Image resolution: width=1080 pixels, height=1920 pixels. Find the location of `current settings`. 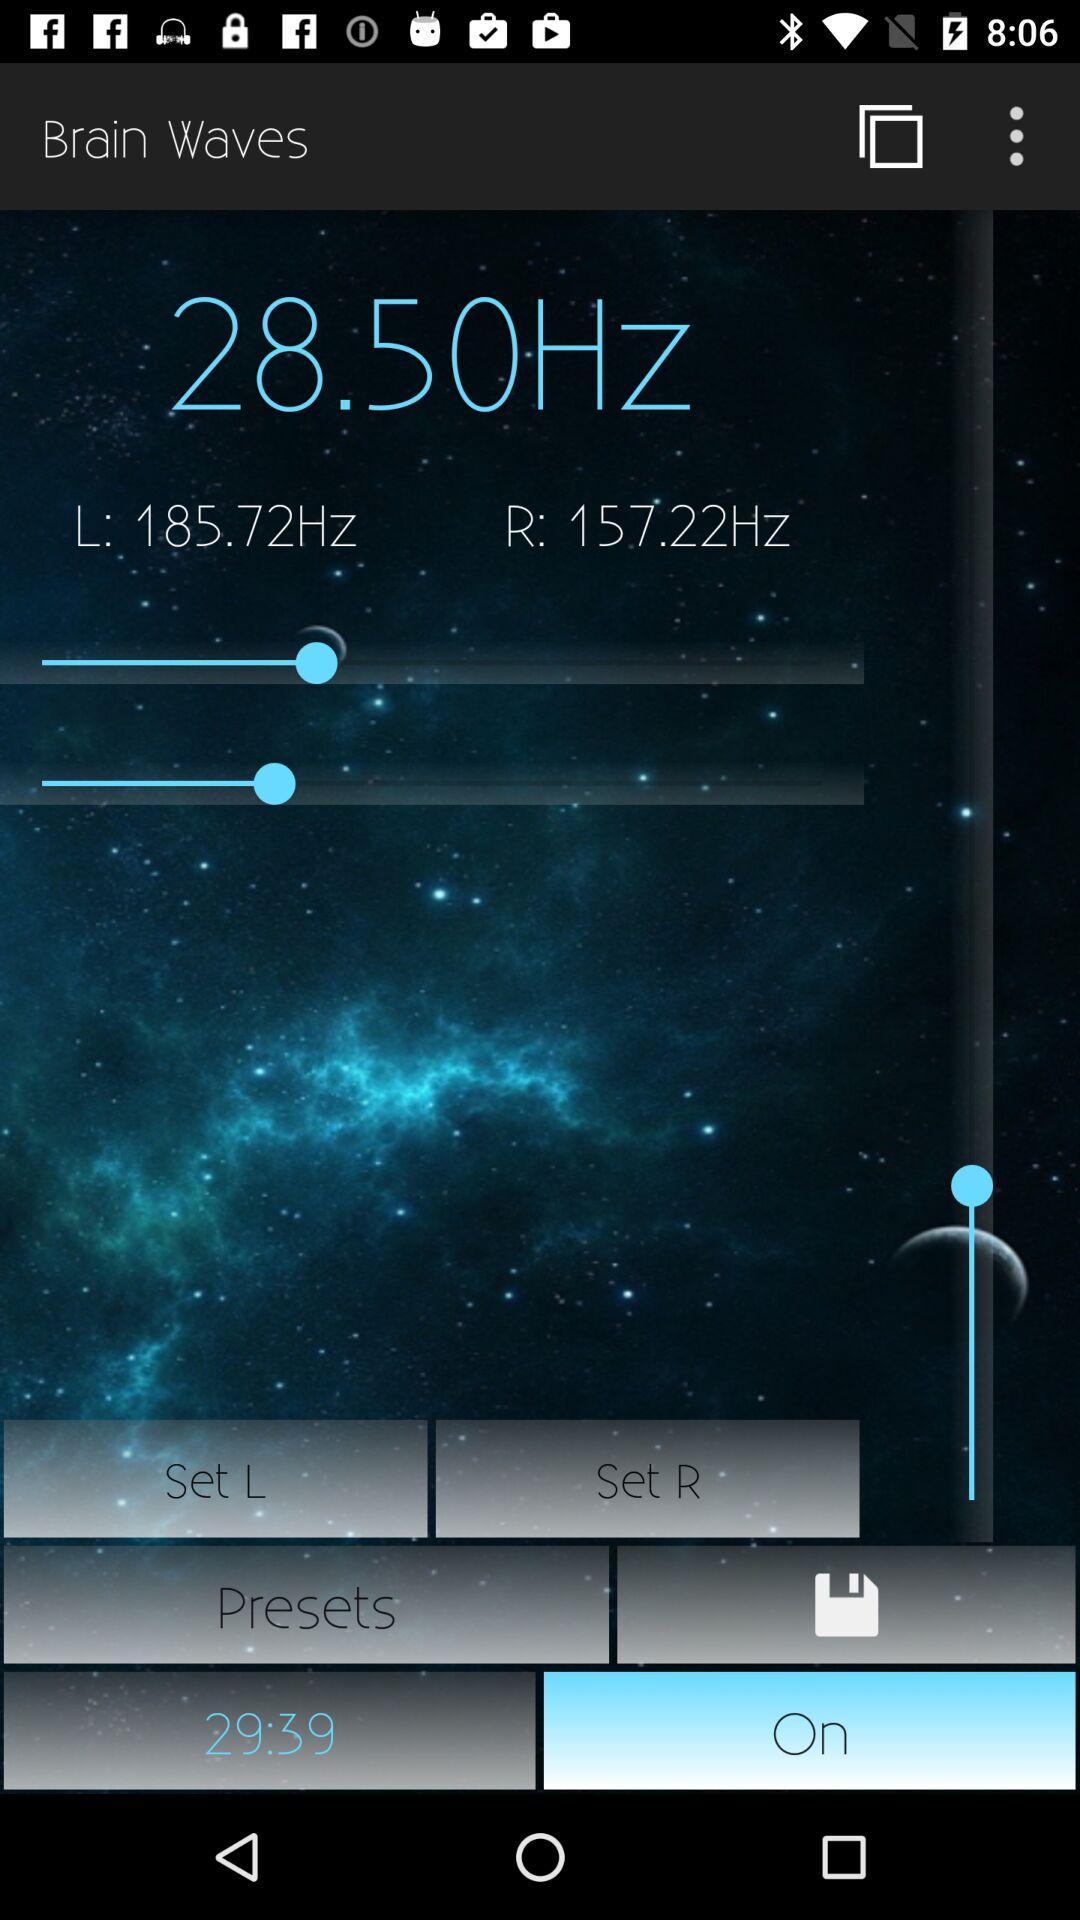

current settings is located at coordinates (846, 1604).